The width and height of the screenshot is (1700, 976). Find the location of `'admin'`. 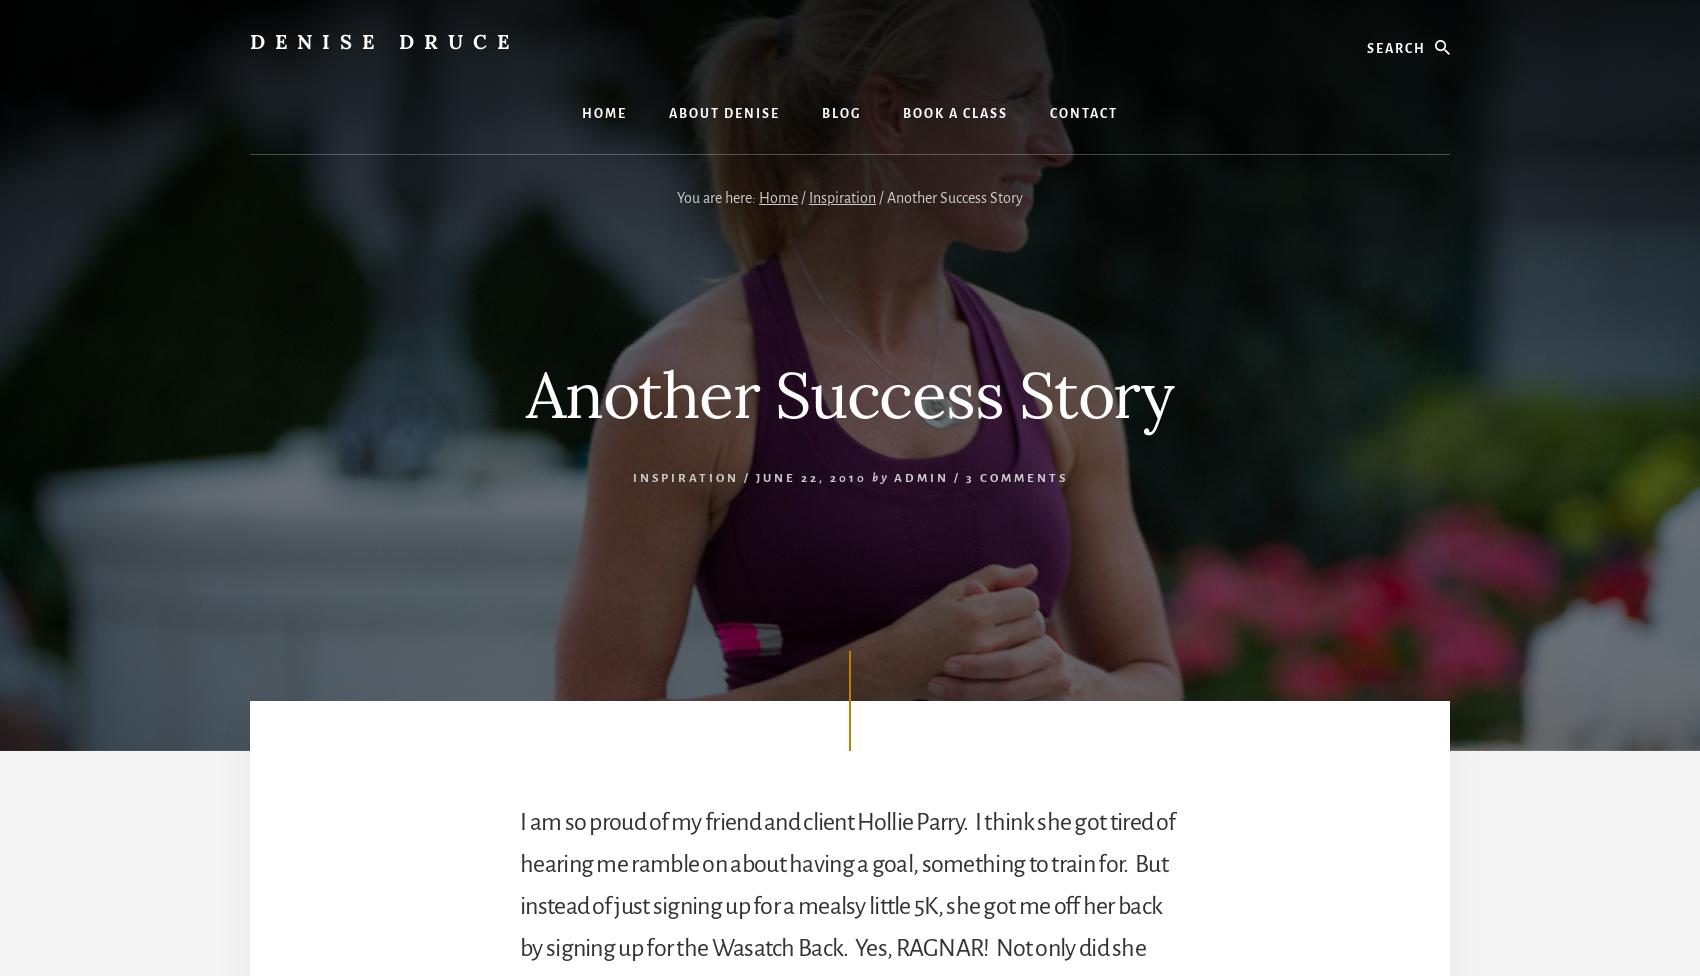

'admin' is located at coordinates (920, 476).